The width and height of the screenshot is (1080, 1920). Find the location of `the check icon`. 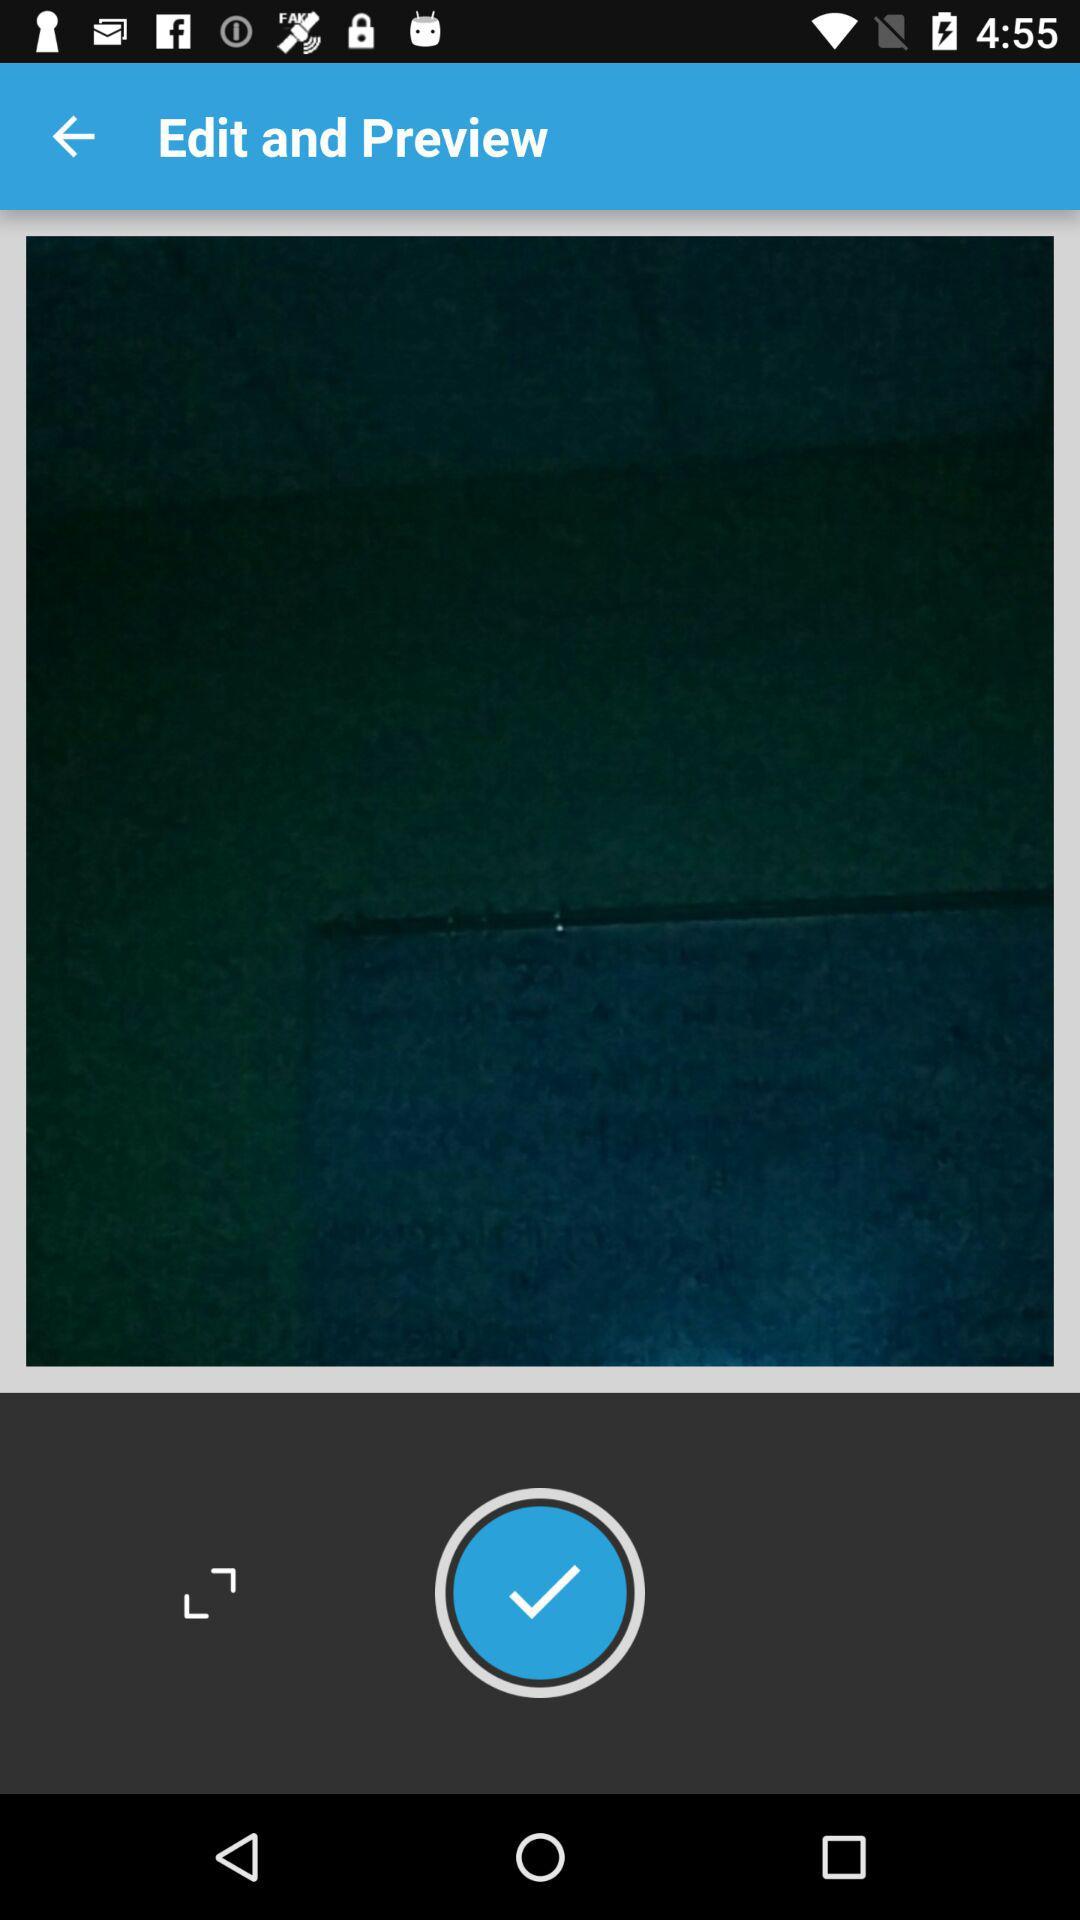

the check icon is located at coordinates (540, 1592).